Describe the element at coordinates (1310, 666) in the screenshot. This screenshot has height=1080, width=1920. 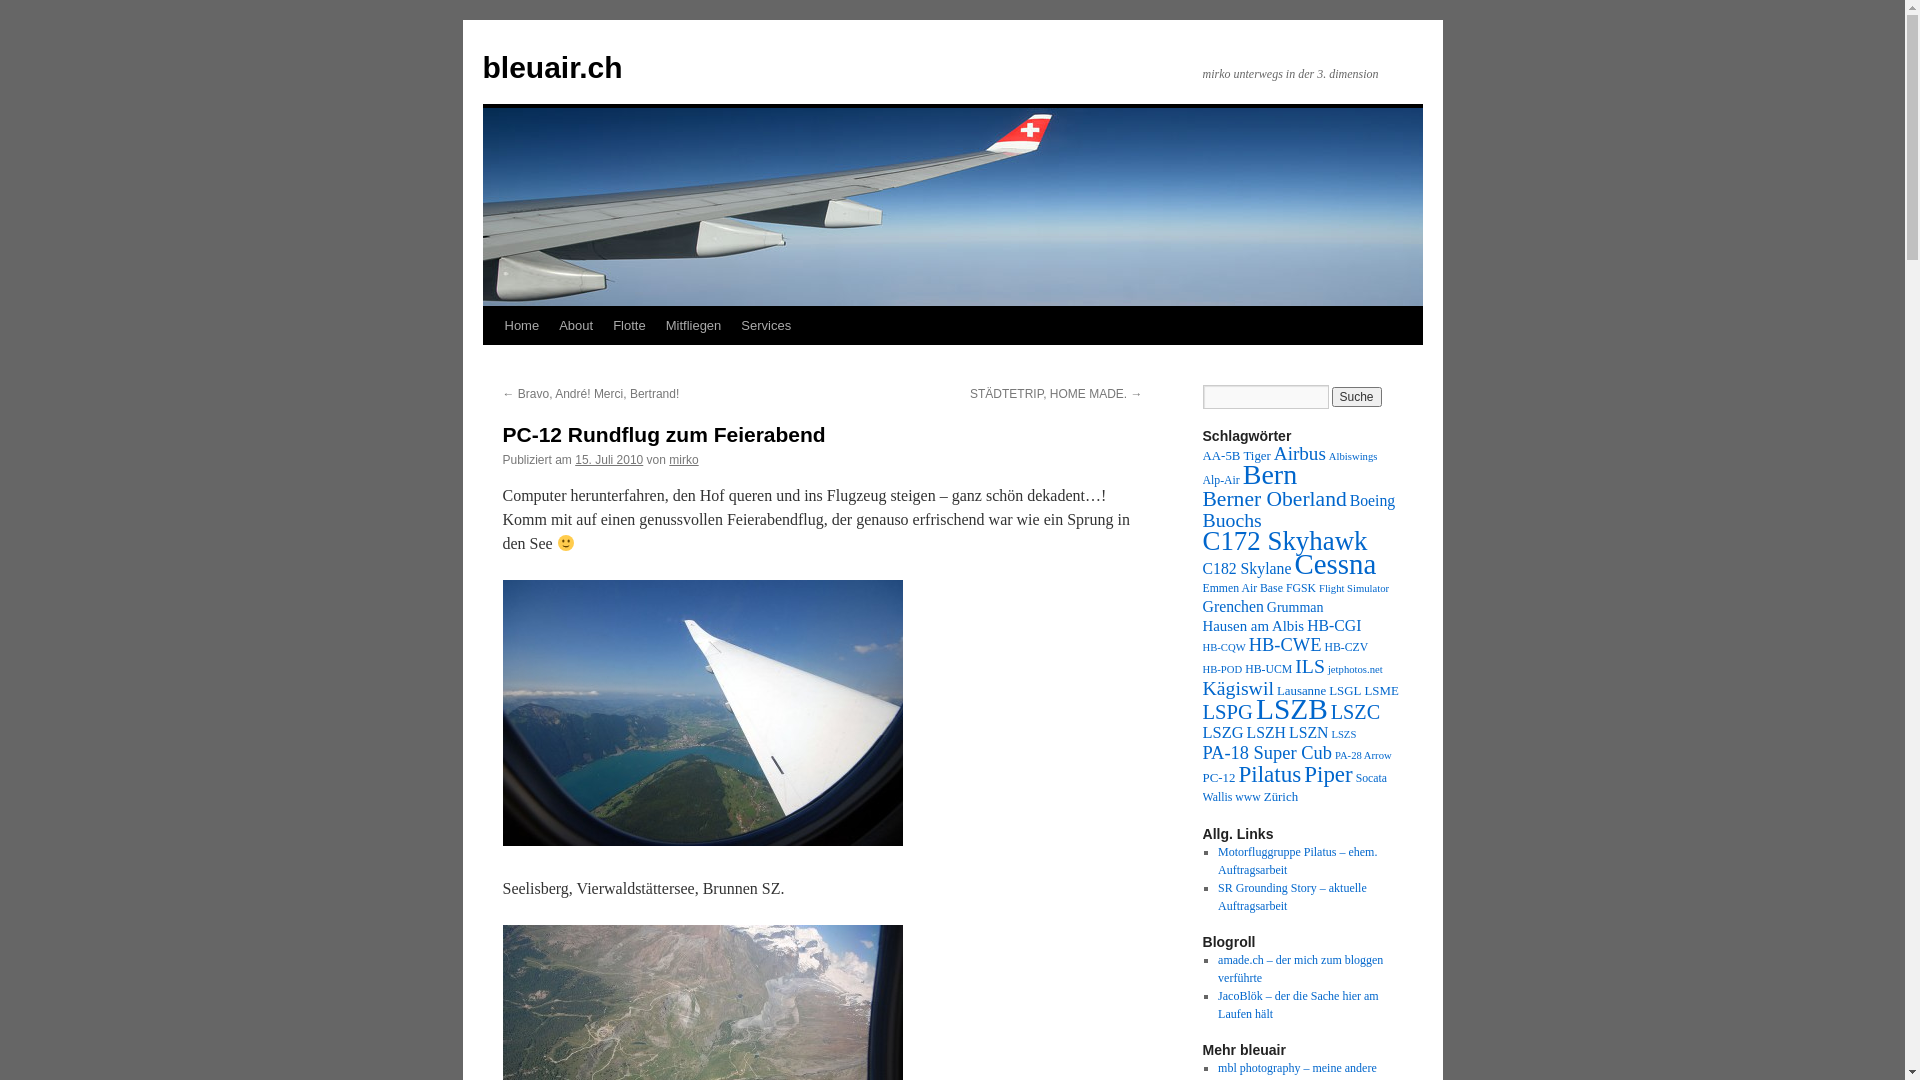
I see `'ILS'` at that location.